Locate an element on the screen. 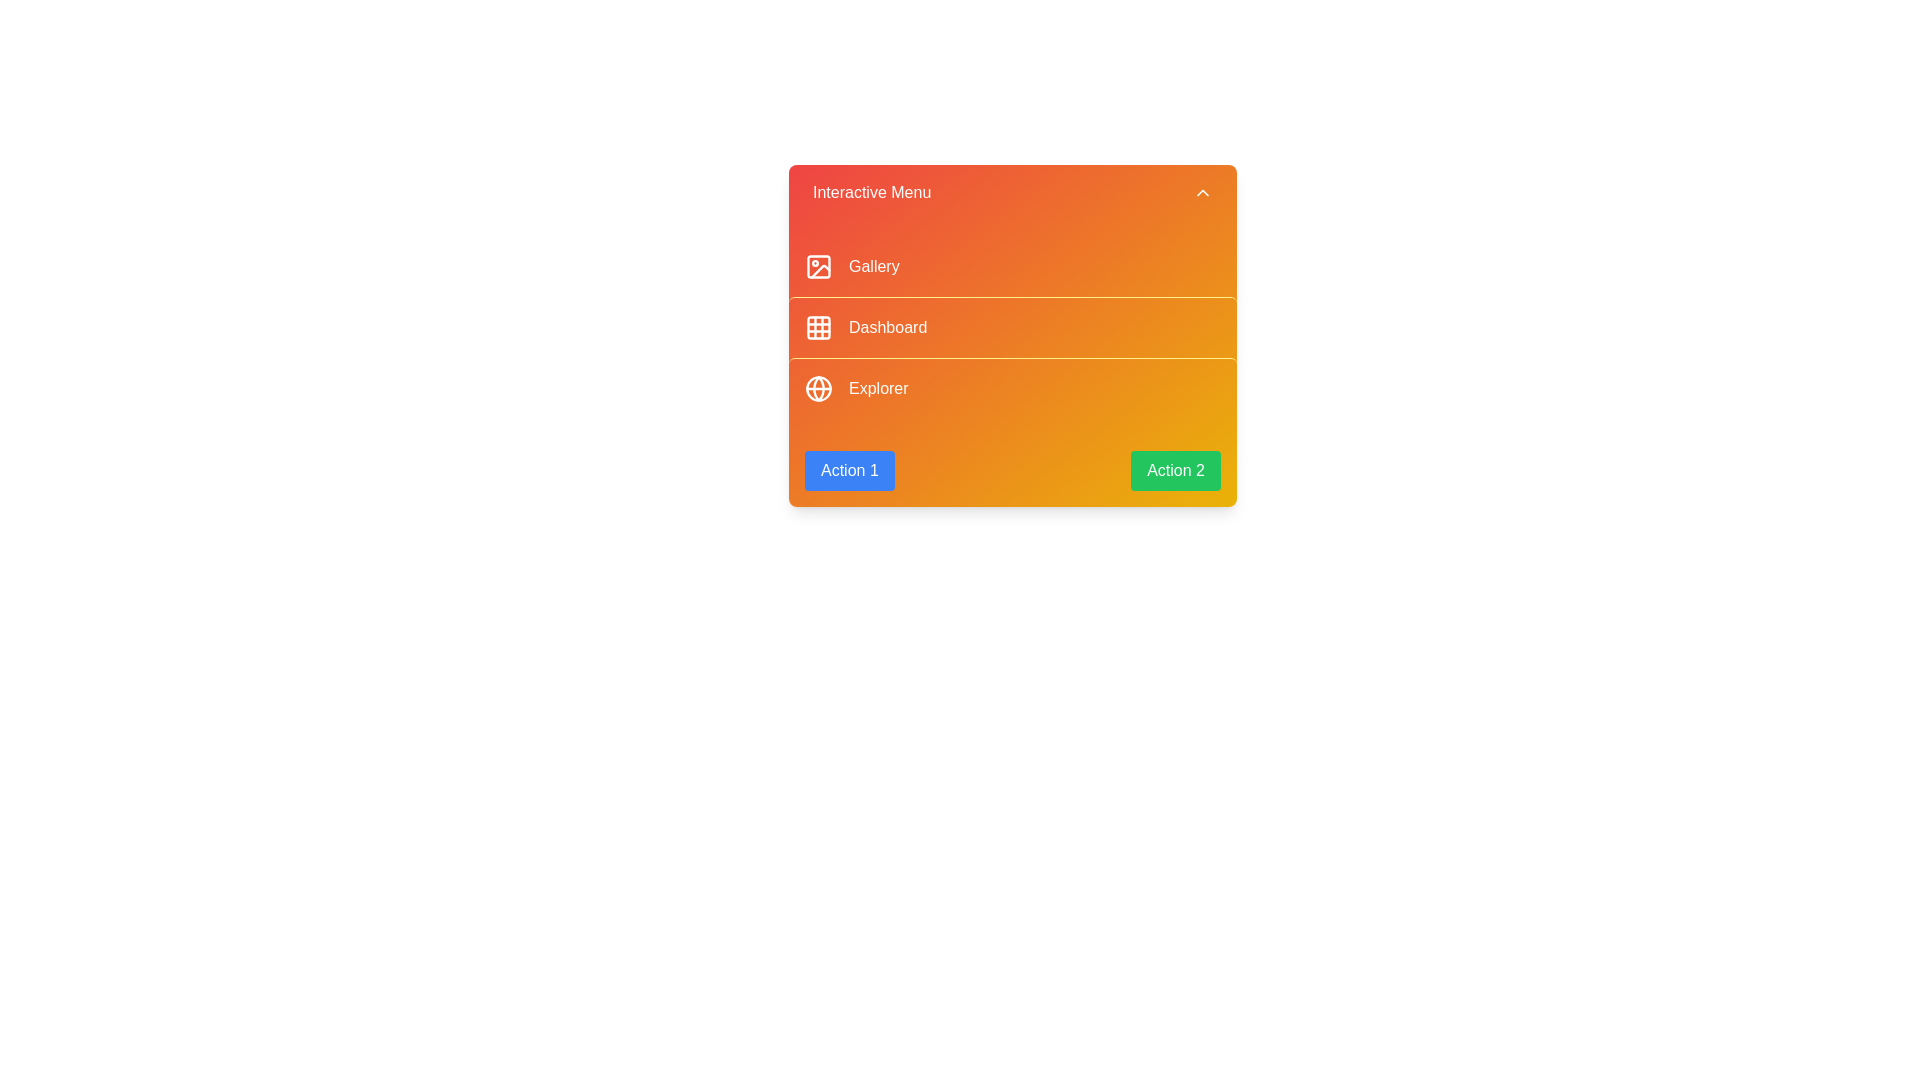 This screenshot has width=1920, height=1080. the menu item corresponding to Gallery is located at coordinates (1012, 265).